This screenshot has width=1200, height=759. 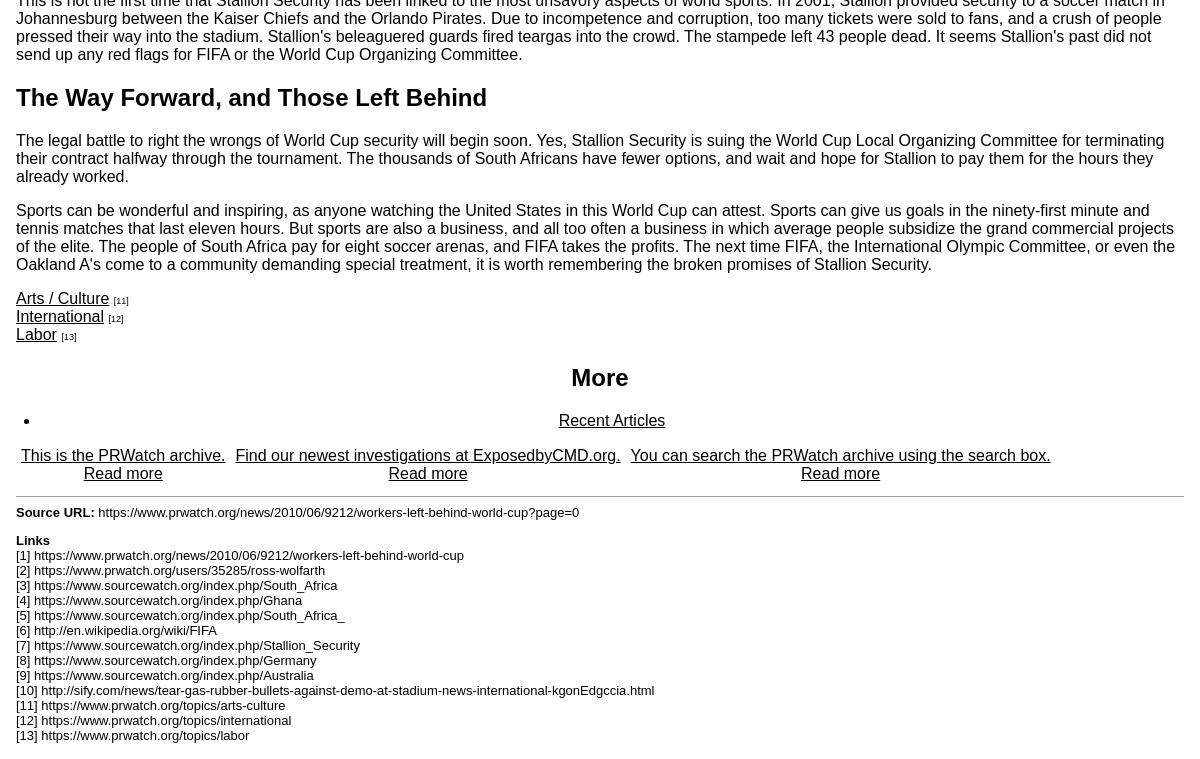 I want to click on '[12]', so click(x=115, y=318).